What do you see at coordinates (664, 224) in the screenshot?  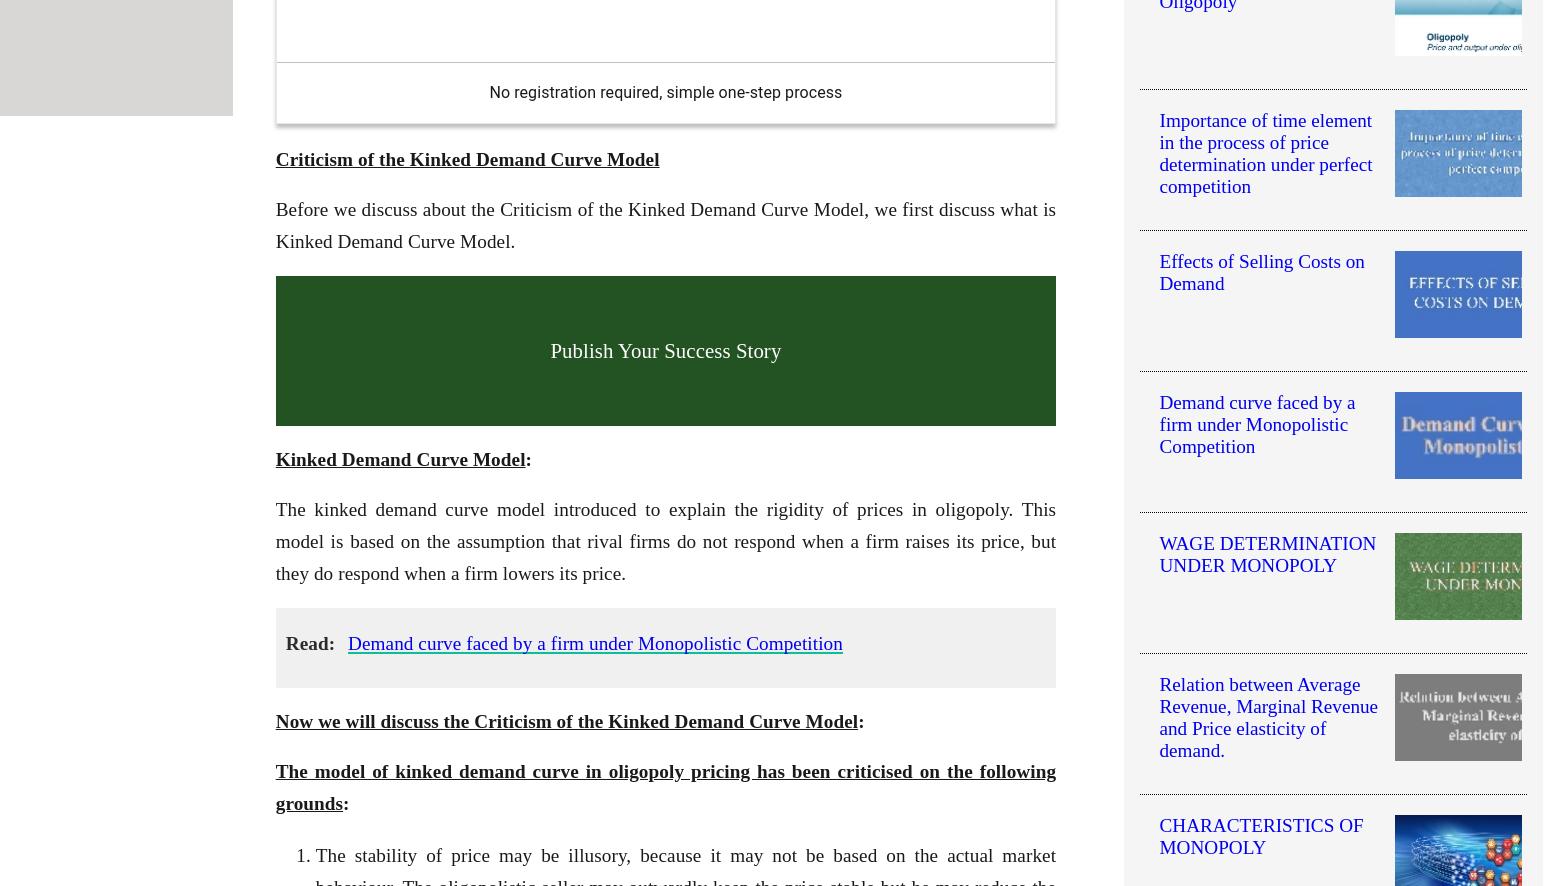 I see `'Before we discuss about the Criticism of the Kinked Demand Curve Model, we first discuss what is Kinked Demand Curve Model.'` at bounding box center [664, 224].